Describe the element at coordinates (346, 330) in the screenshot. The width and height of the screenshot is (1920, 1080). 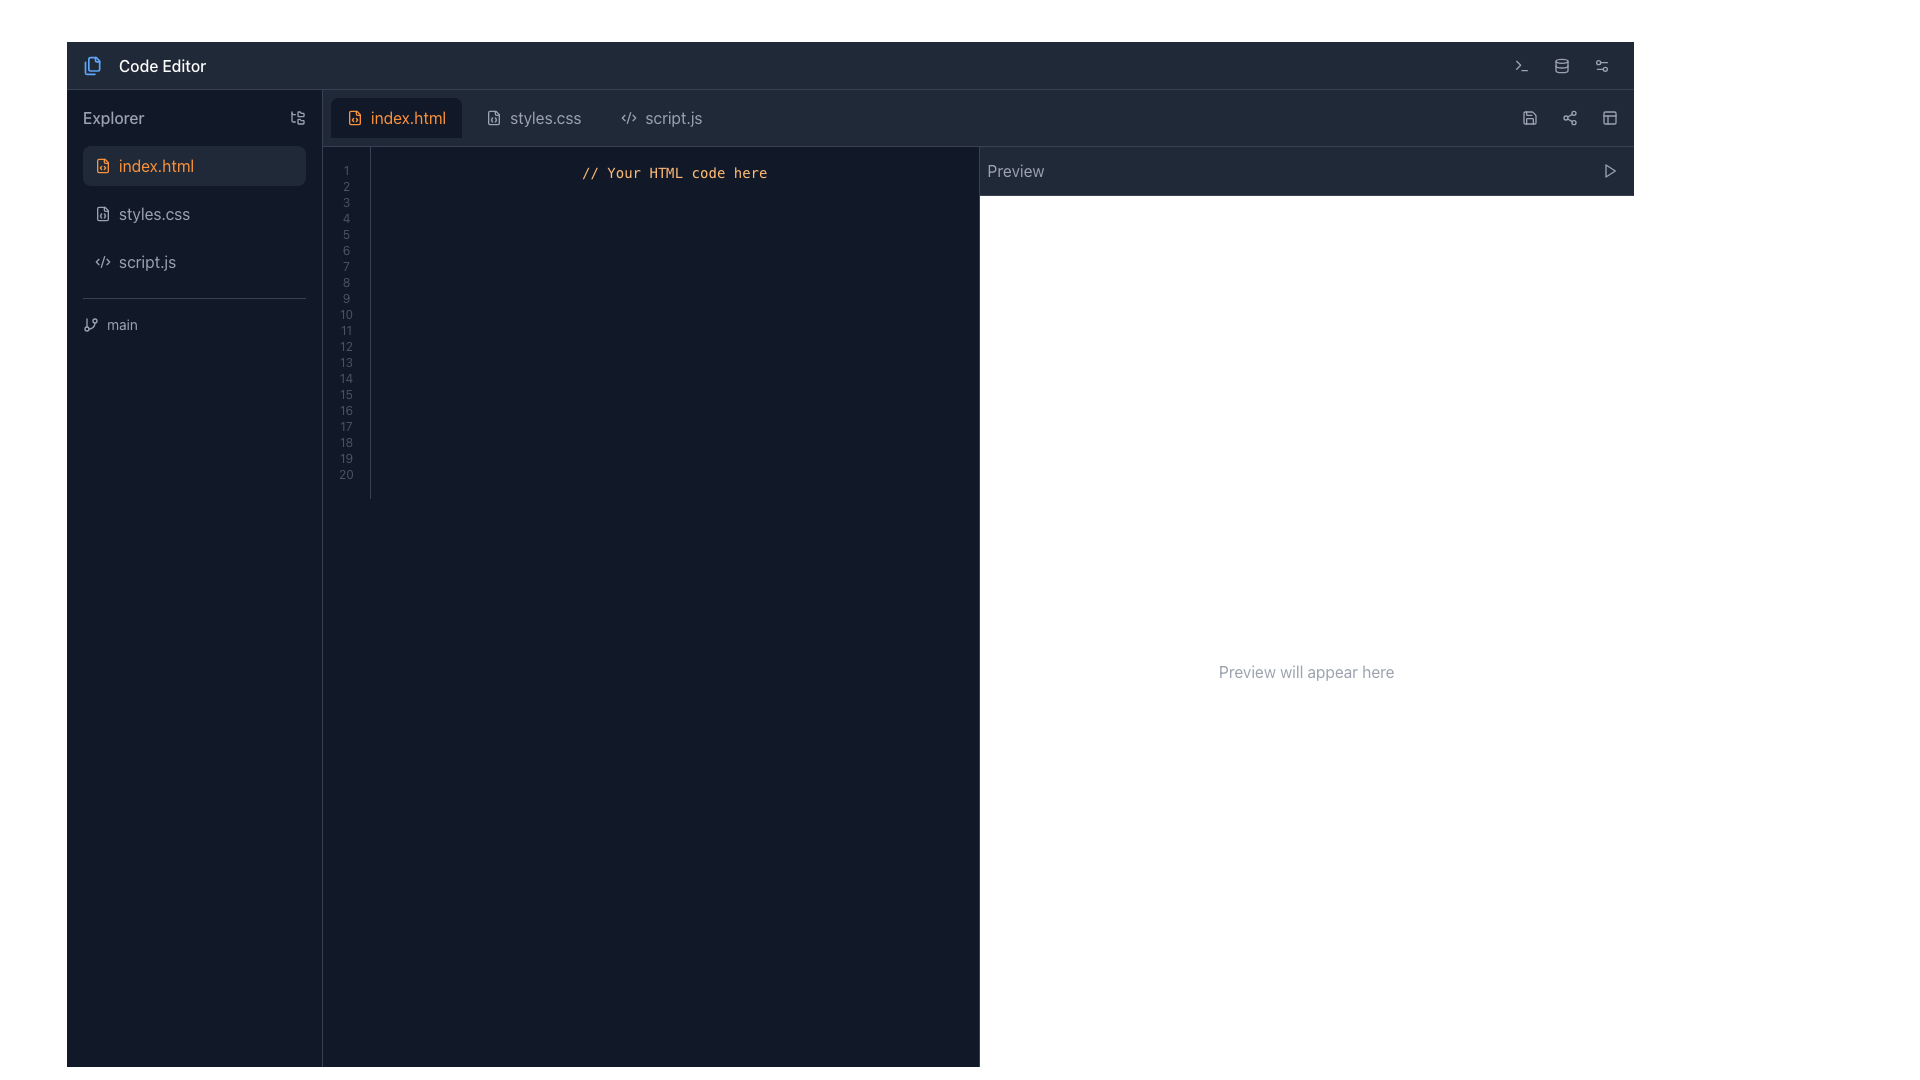
I see `the label displaying the text '11' in light gray color, which is the 11th item in a vertical list of numbers from 1 to 20 in the left panel` at that location.